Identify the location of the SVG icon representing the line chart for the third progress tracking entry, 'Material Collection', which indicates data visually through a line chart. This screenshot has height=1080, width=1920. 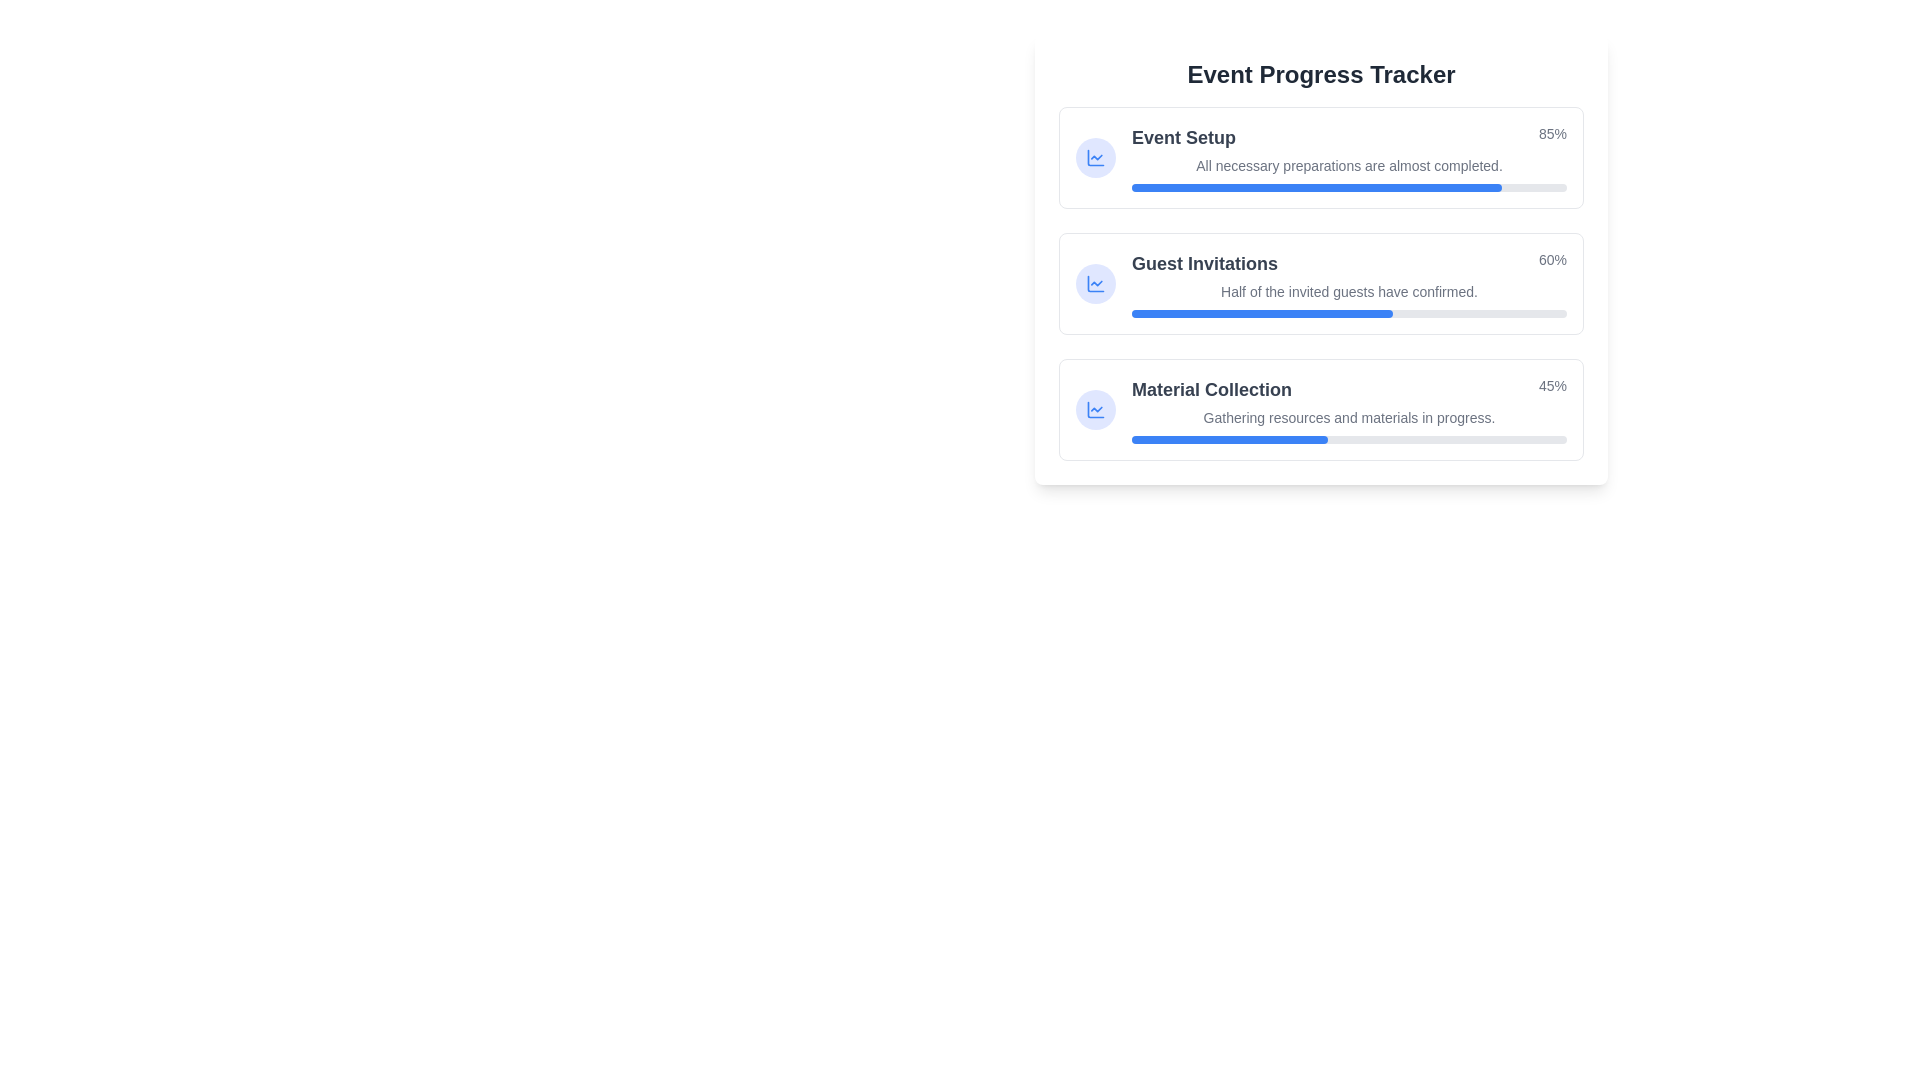
(1094, 284).